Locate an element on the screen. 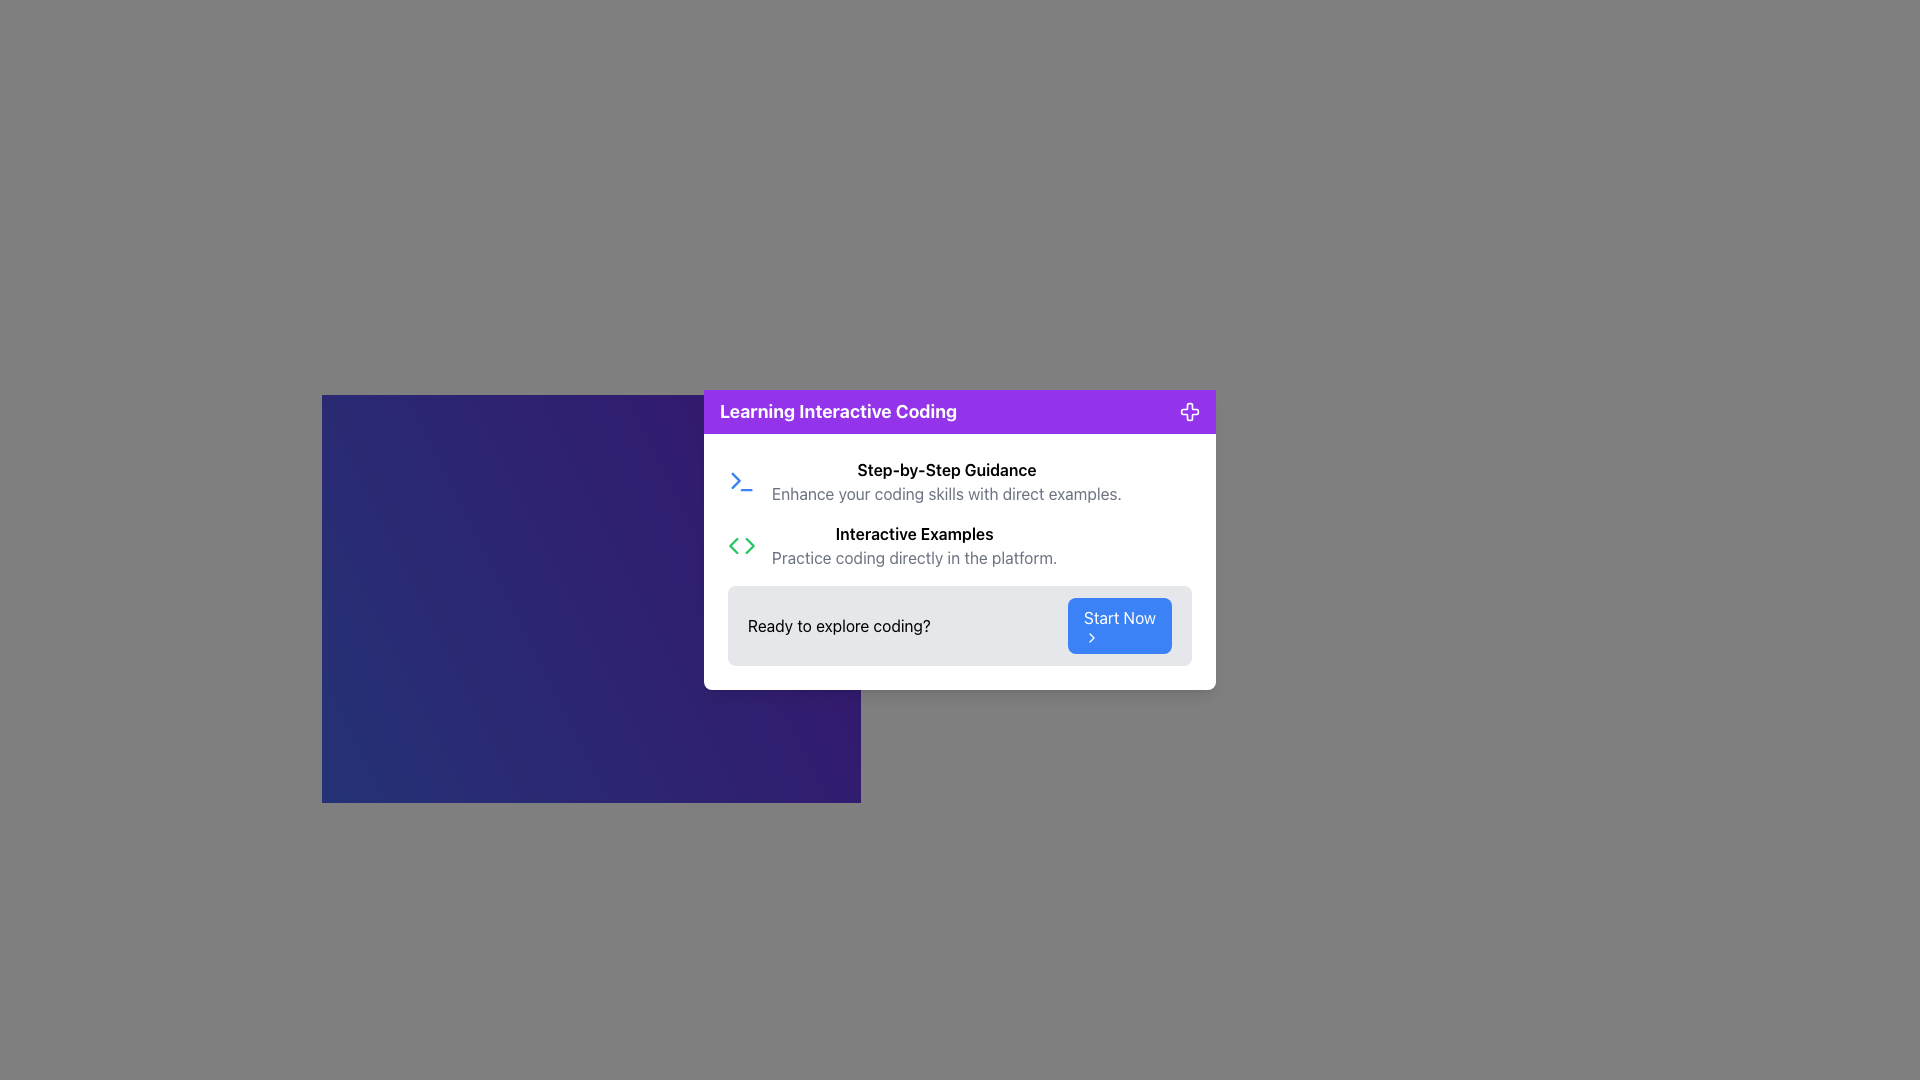 Image resolution: width=1920 pixels, height=1080 pixels. the close button located at the far right of the purple header bar labeled 'Learning Interactive Coding' is located at coordinates (1190, 411).